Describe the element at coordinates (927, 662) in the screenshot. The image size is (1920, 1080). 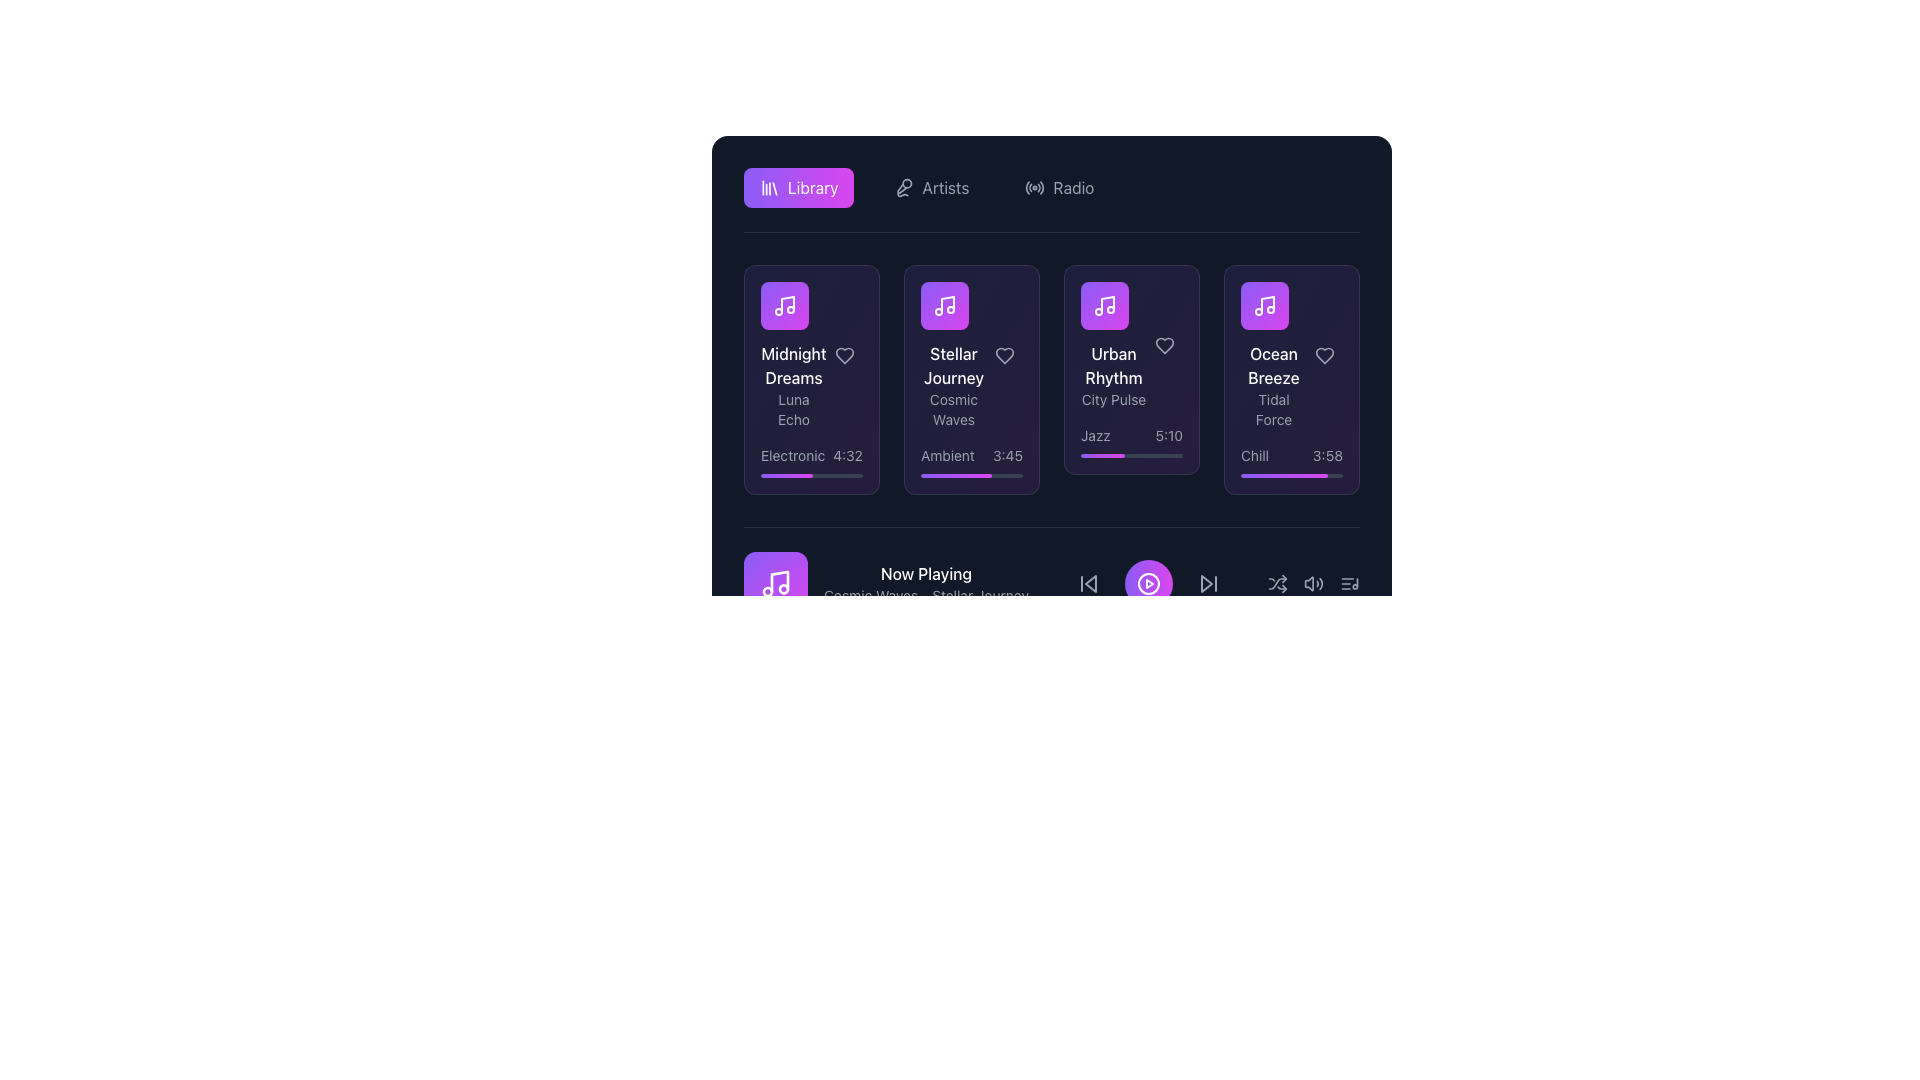
I see `the Progress indicator, which is a rounded rectangular bar with a gradient from violet to fuchsia, representing 60% completion` at that location.